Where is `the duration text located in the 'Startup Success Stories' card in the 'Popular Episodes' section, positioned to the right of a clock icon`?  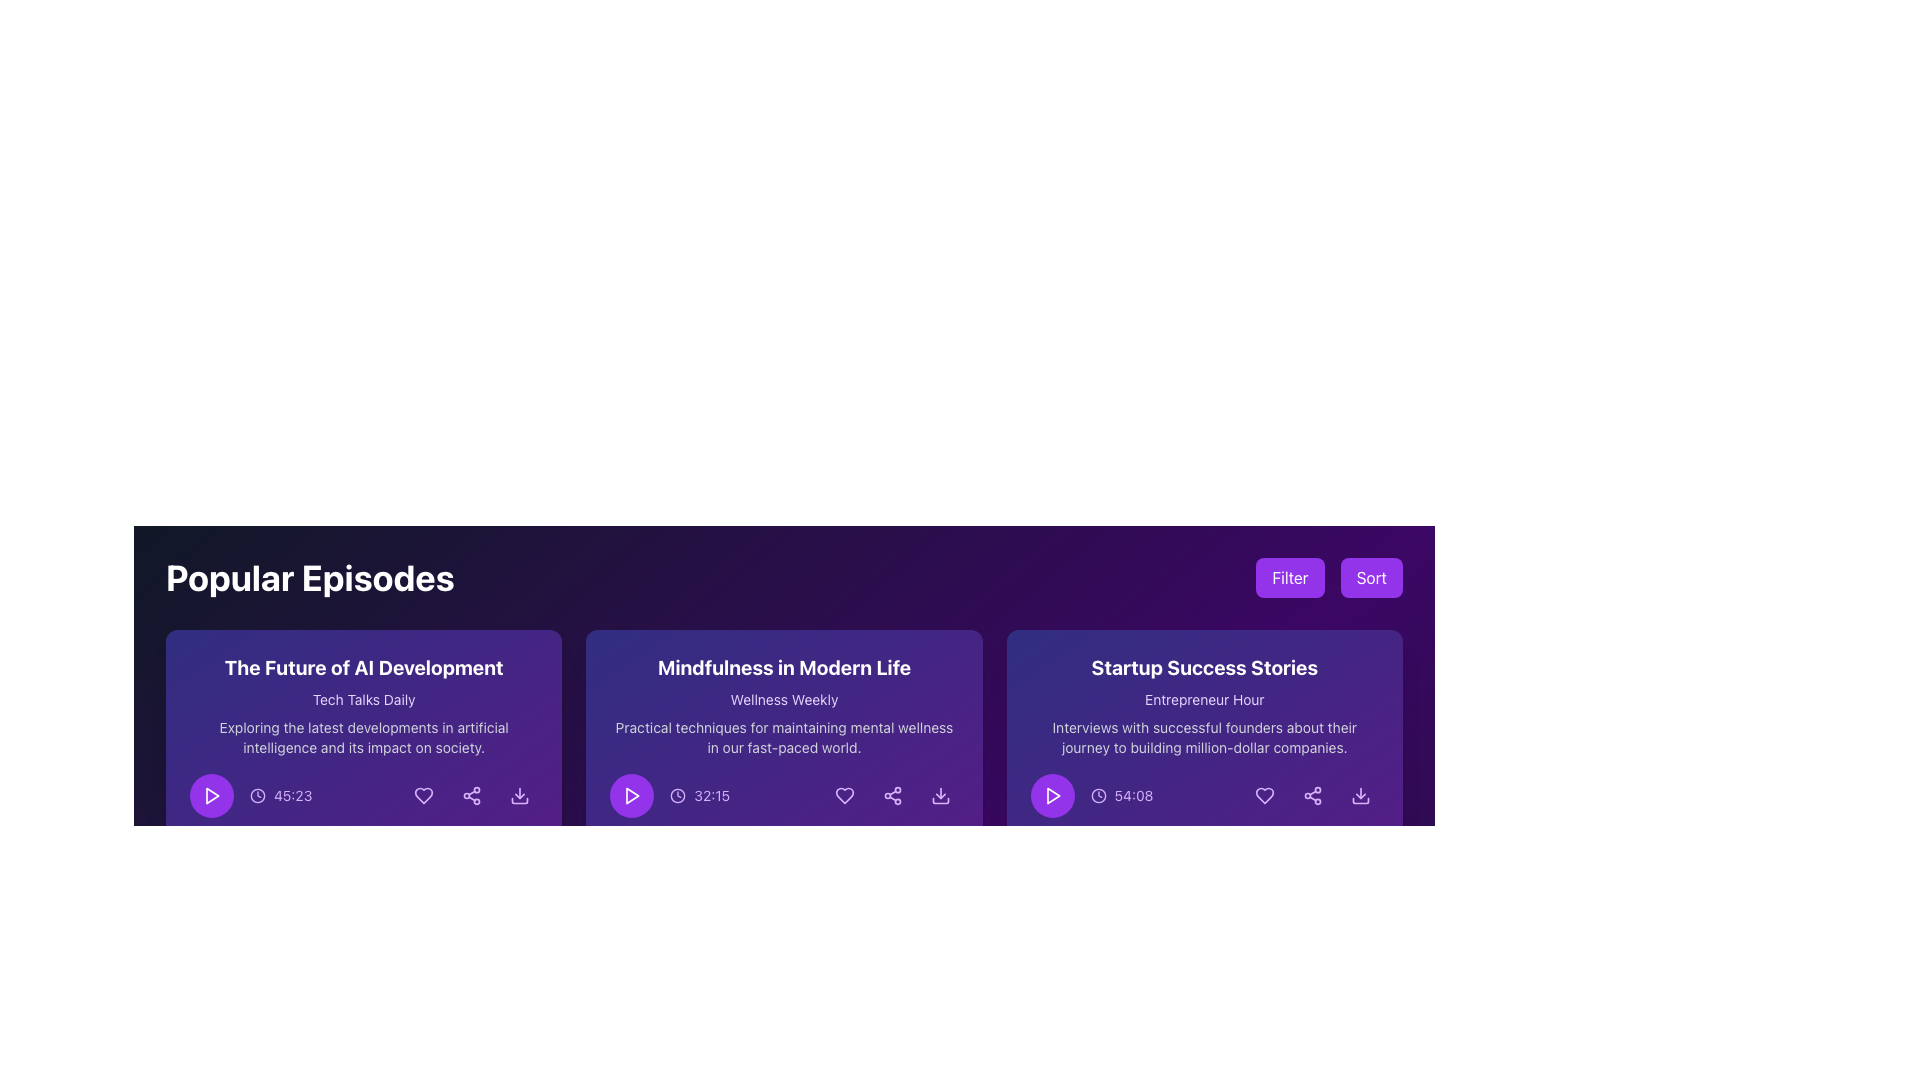
the duration text located in the 'Startup Success Stories' card in the 'Popular Episodes' section, positioned to the right of a clock icon is located at coordinates (1134, 794).